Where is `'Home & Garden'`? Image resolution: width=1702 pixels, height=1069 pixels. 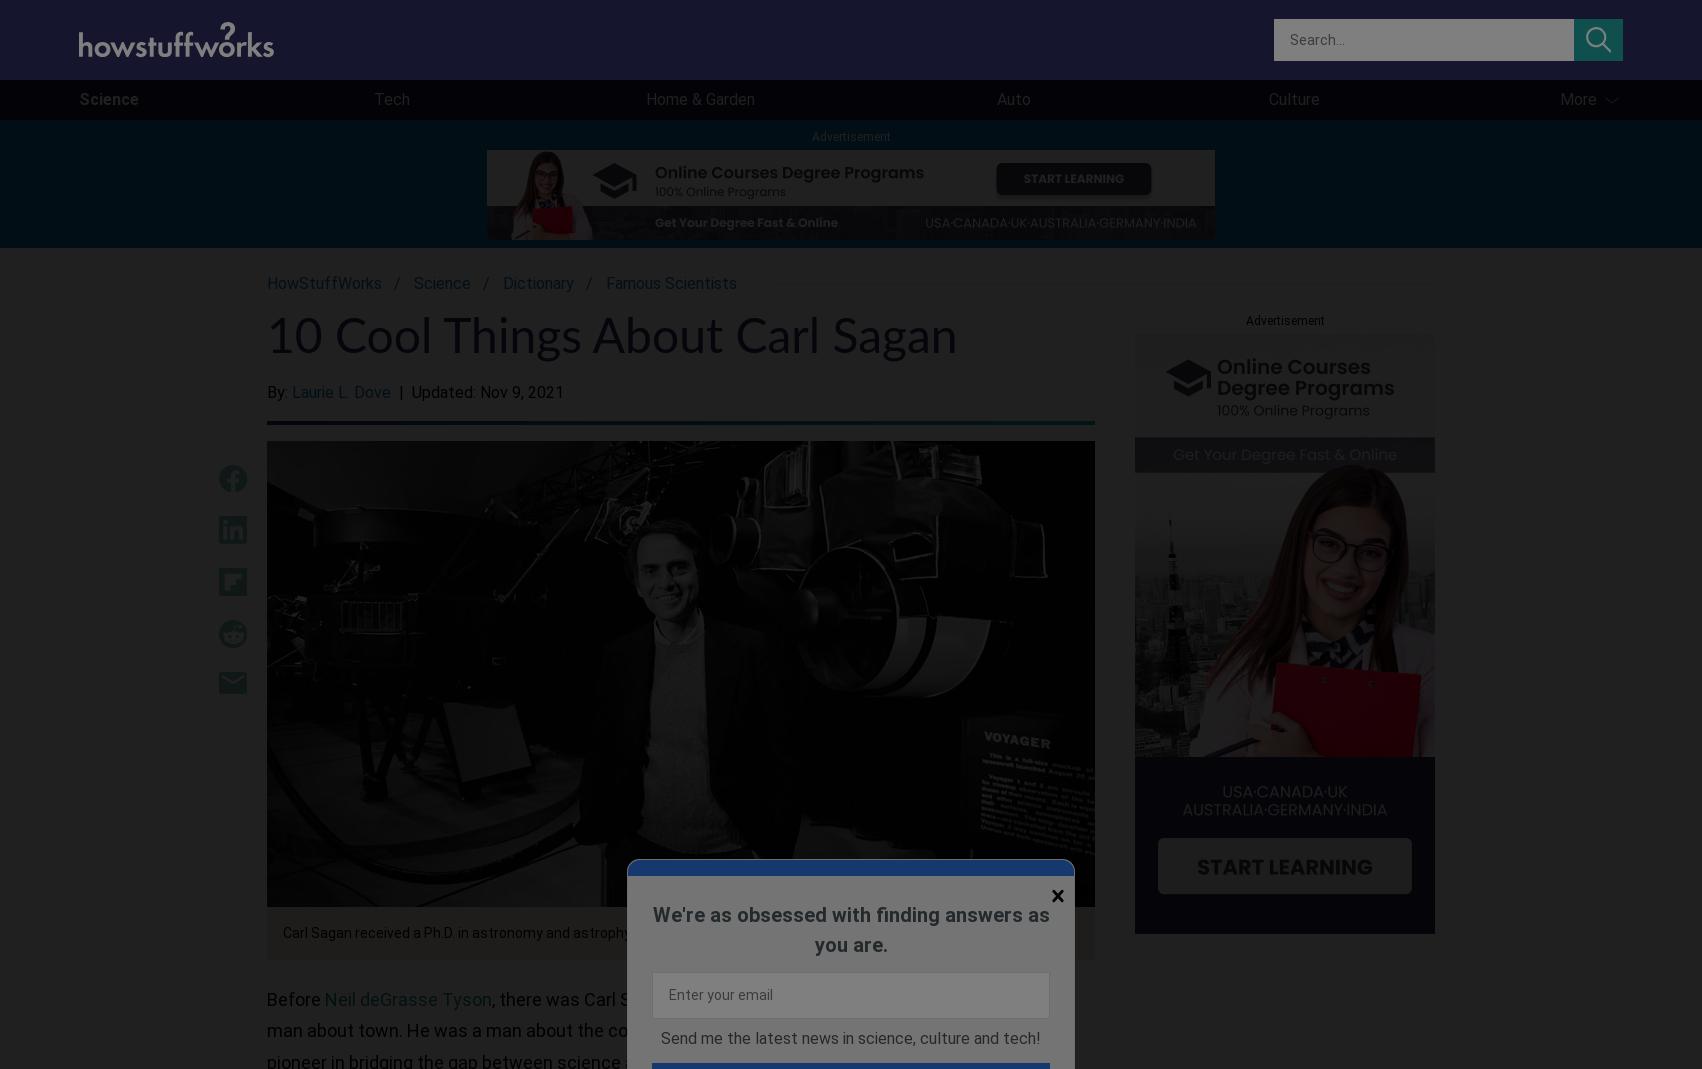
'Home & Garden' is located at coordinates (699, 98).